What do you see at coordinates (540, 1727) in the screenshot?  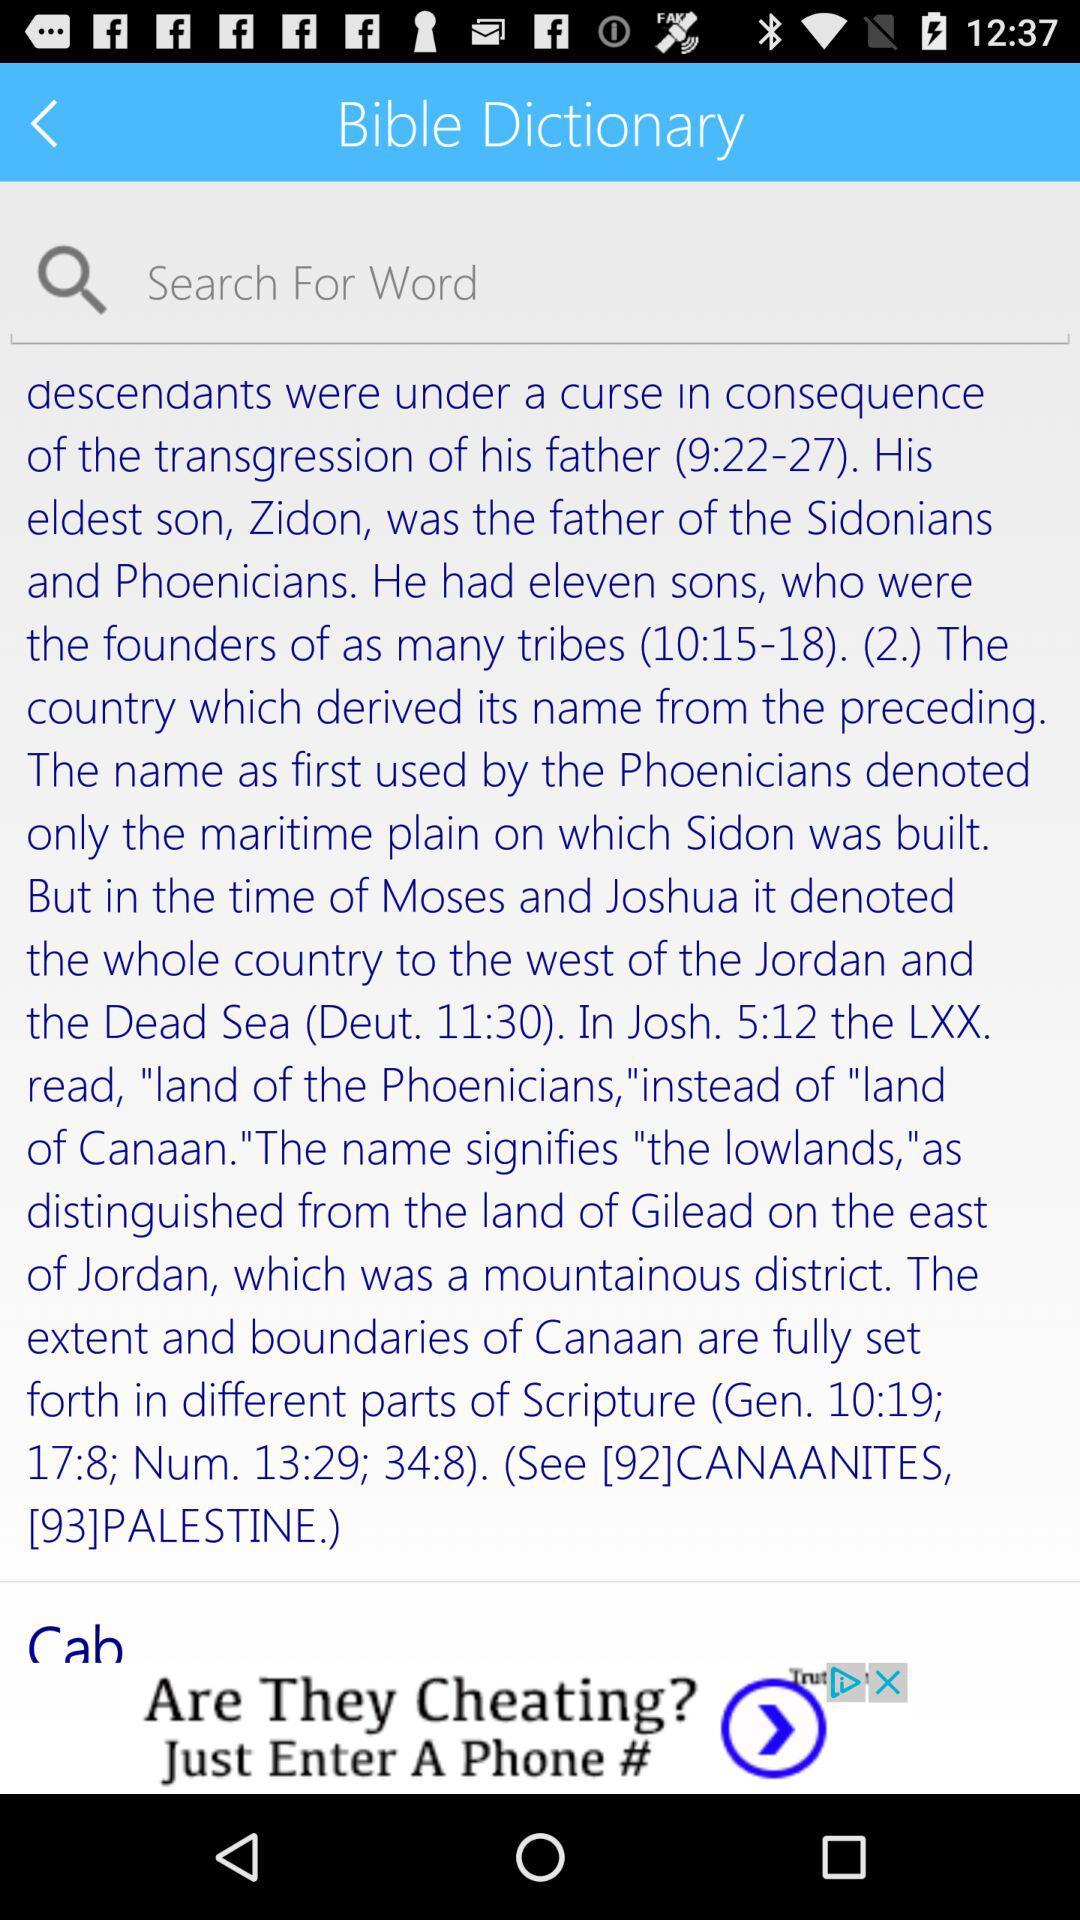 I see `share the article` at bounding box center [540, 1727].